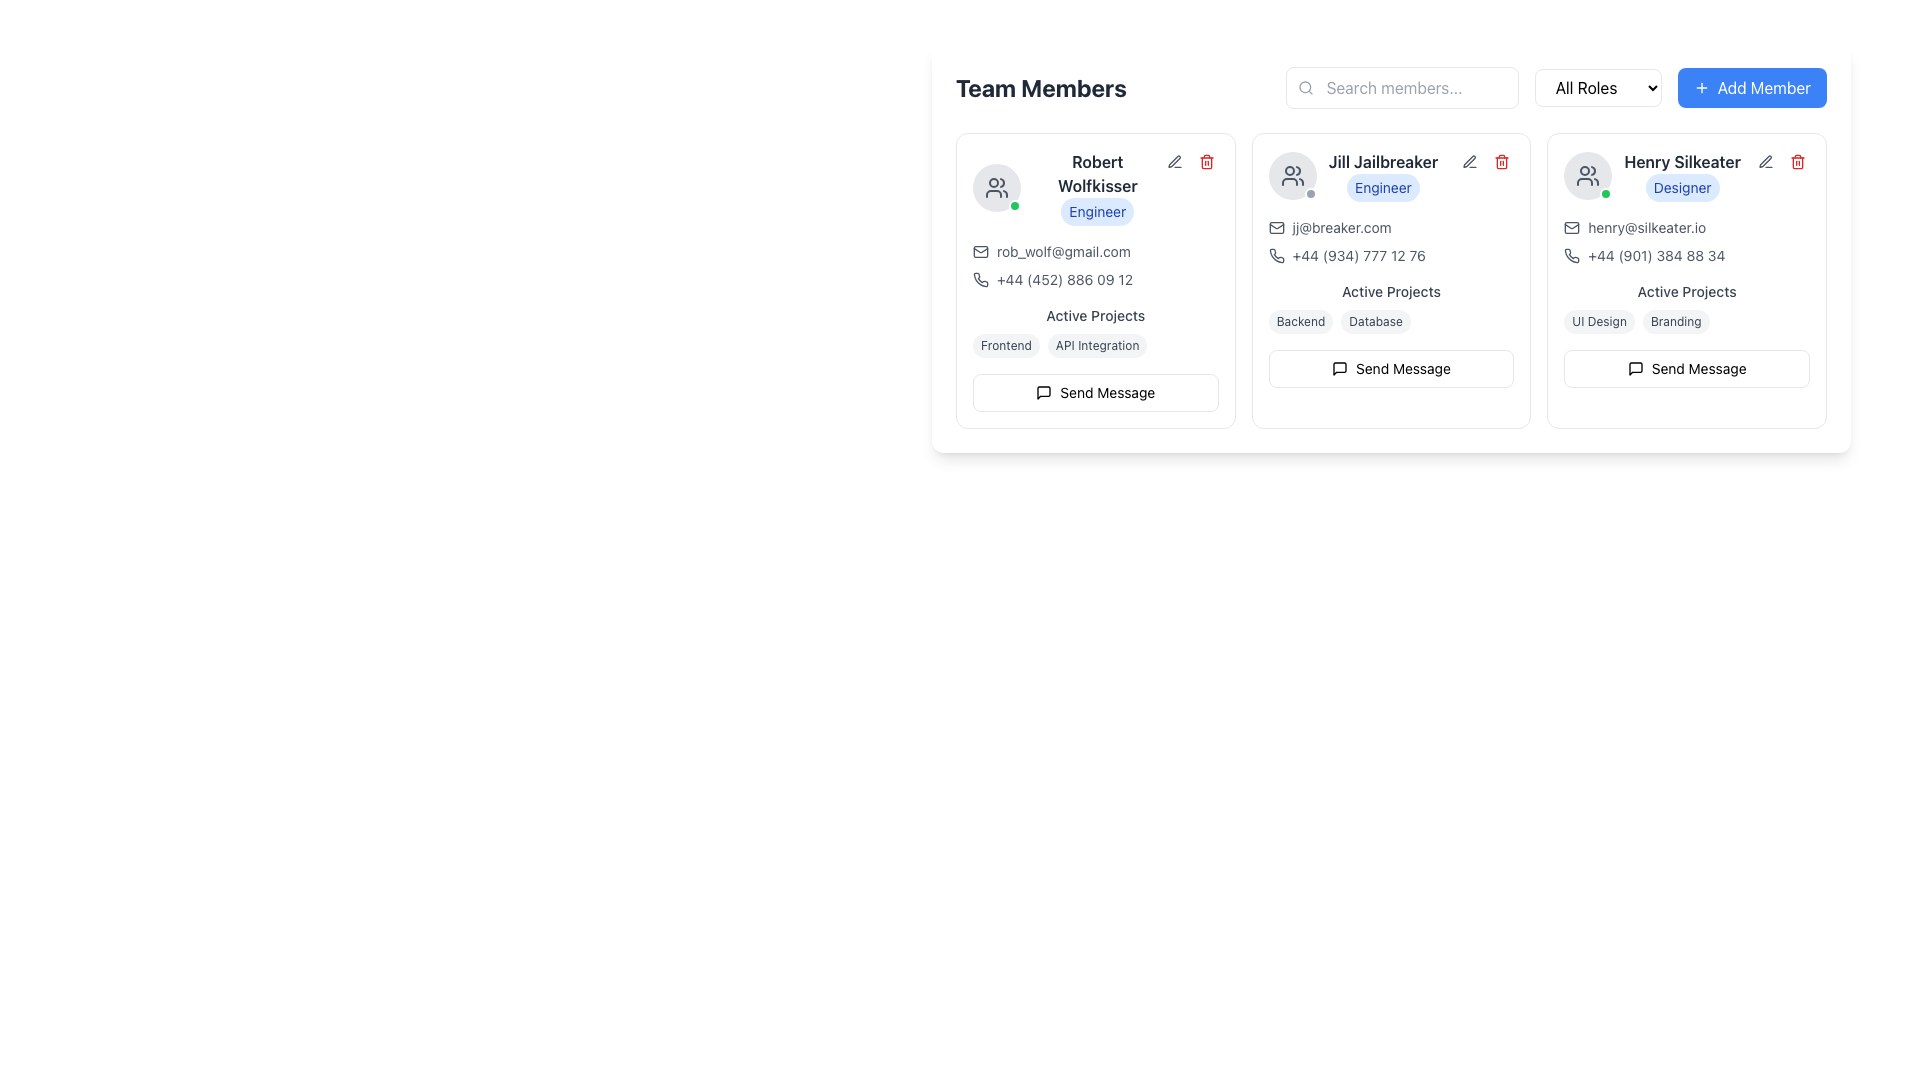 The height and width of the screenshot is (1080, 1920). What do you see at coordinates (1390, 241) in the screenshot?
I see `the Text Display with Embedded Icons containing an email address and phone number, located centrally in the 'Jill Jailbreaker' card, directly below the name and role section` at bounding box center [1390, 241].